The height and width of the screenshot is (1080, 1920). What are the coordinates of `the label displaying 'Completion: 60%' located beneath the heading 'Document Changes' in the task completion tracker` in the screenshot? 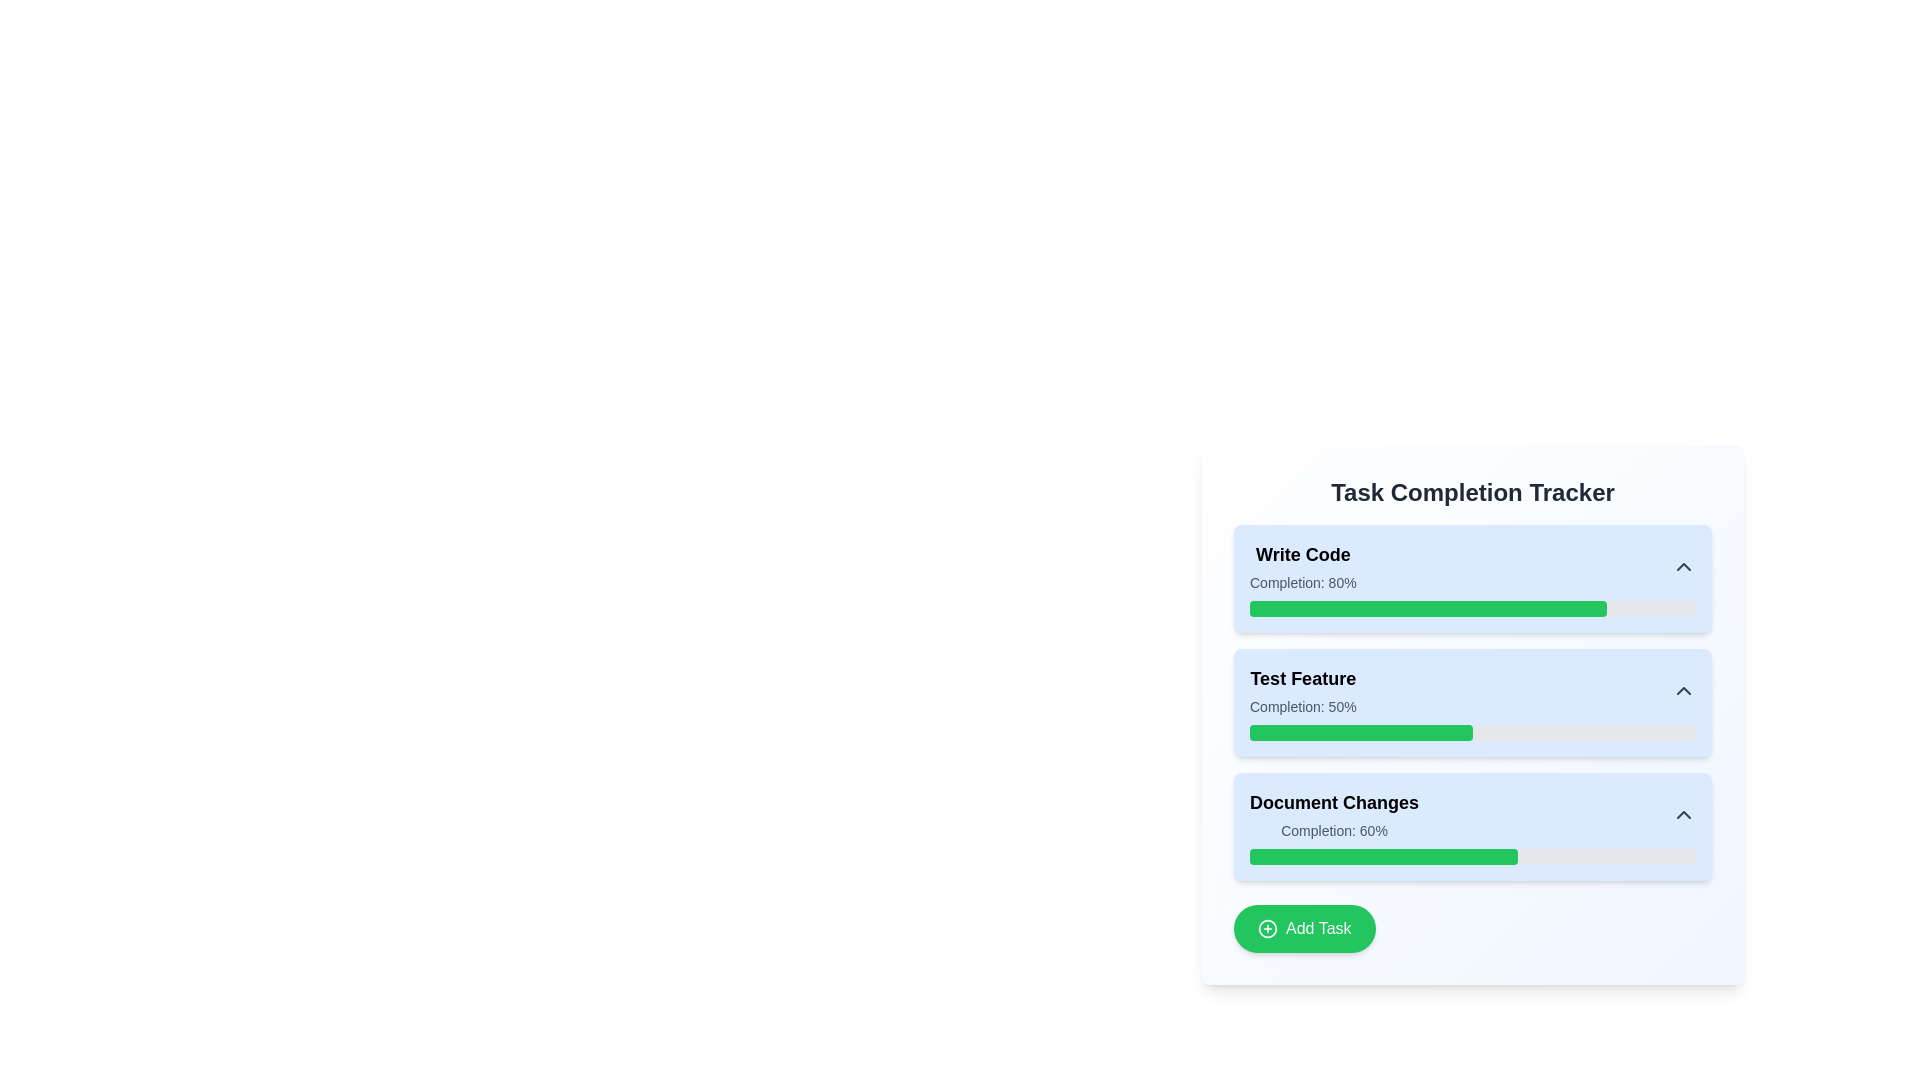 It's located at (1334, 830).